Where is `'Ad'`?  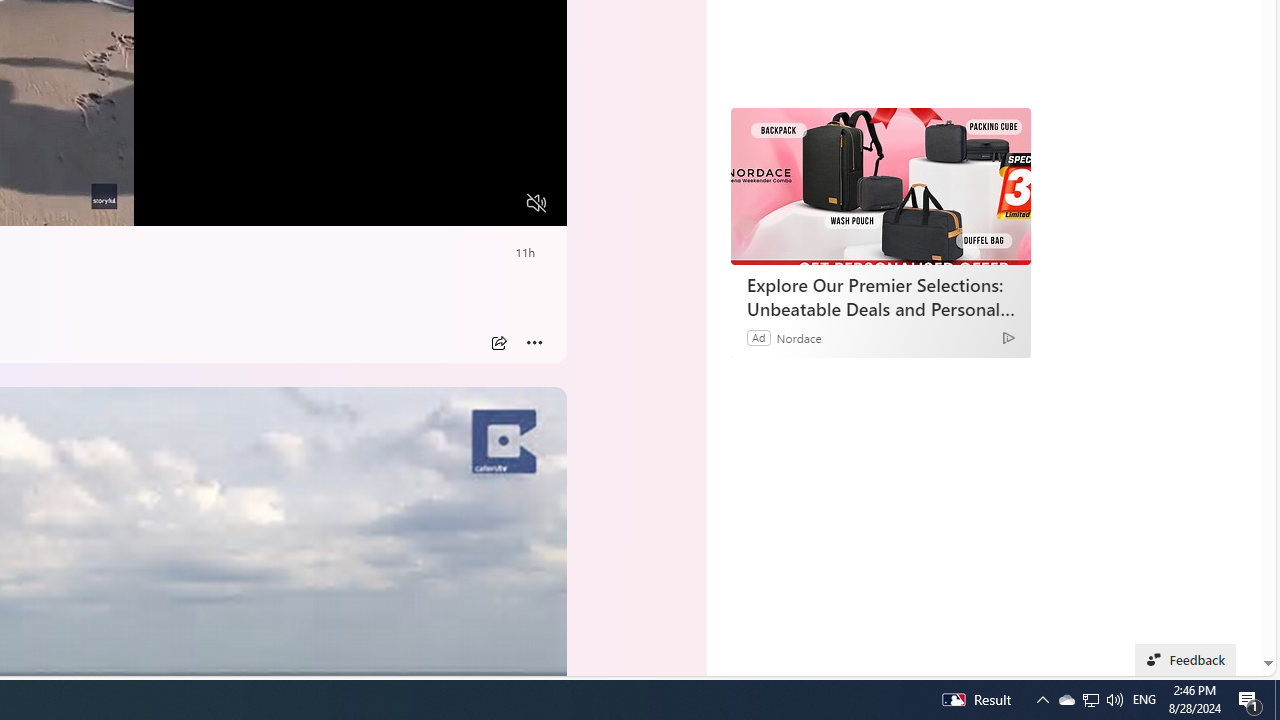 'Ad' is located at coordinates (757, 336).